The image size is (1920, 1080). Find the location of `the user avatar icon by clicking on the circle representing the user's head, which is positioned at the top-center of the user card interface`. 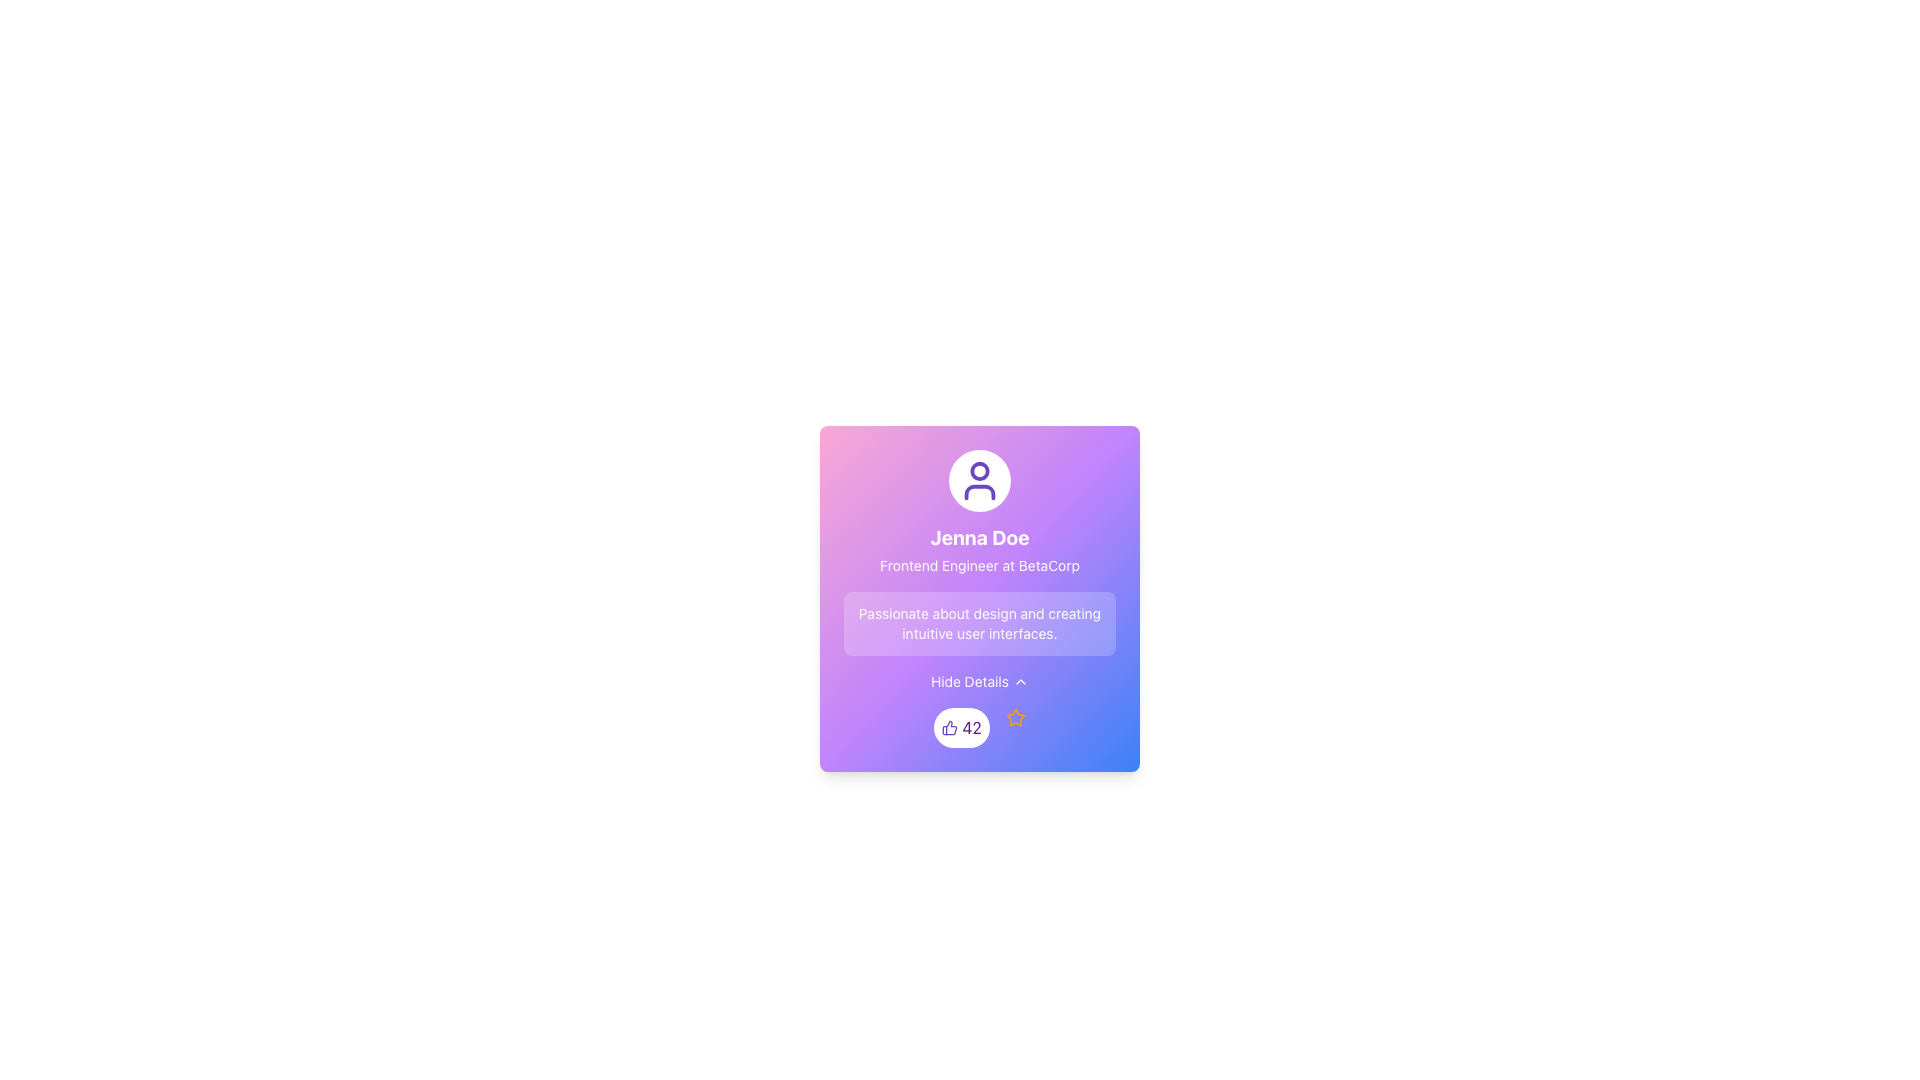

the user avatar icon by clicking on the circle representing the user's head, which is positioned at the top-center of the user card interface is located at coordinates (979, 470).